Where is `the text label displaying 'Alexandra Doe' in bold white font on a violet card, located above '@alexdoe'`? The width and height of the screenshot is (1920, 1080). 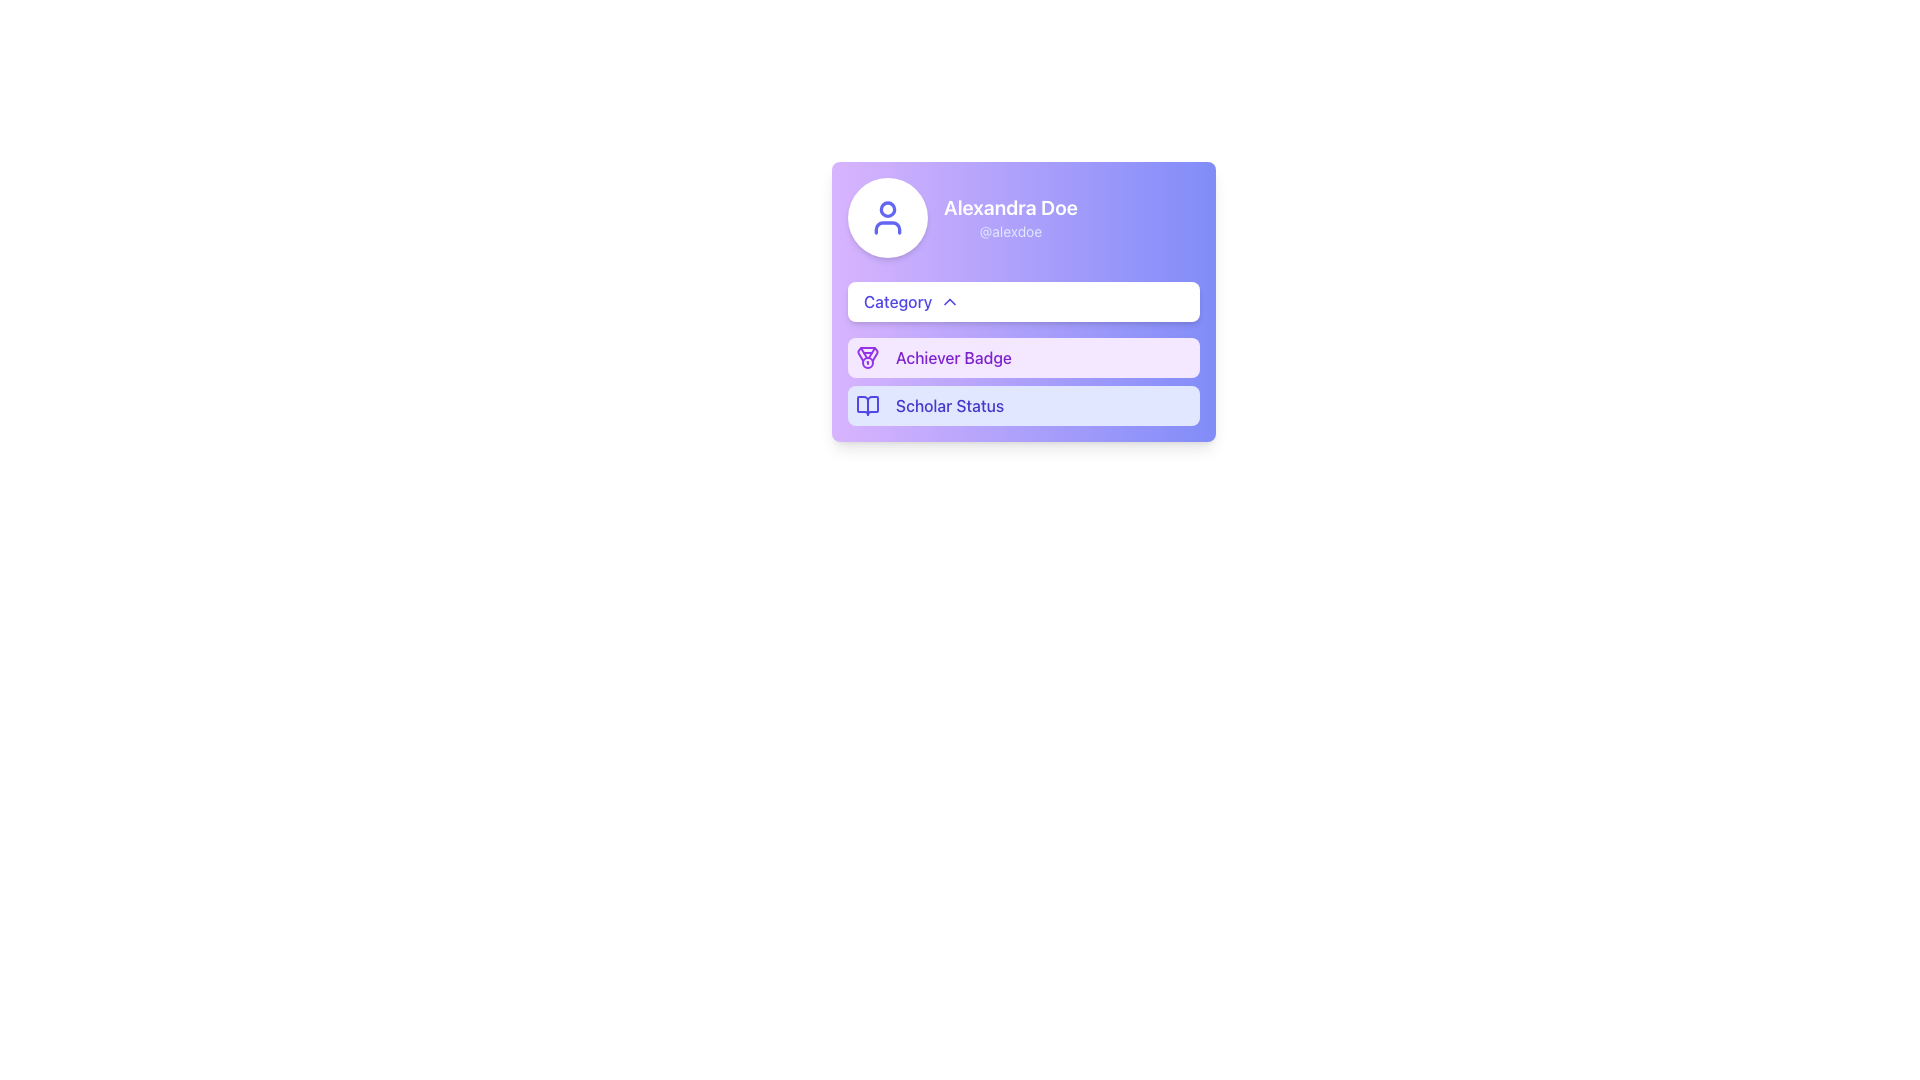
the text label displaying 'Alexandra Doe' in bold white font on a violet card, located above '@alexdoe' is located at coordinates (1010, 208).